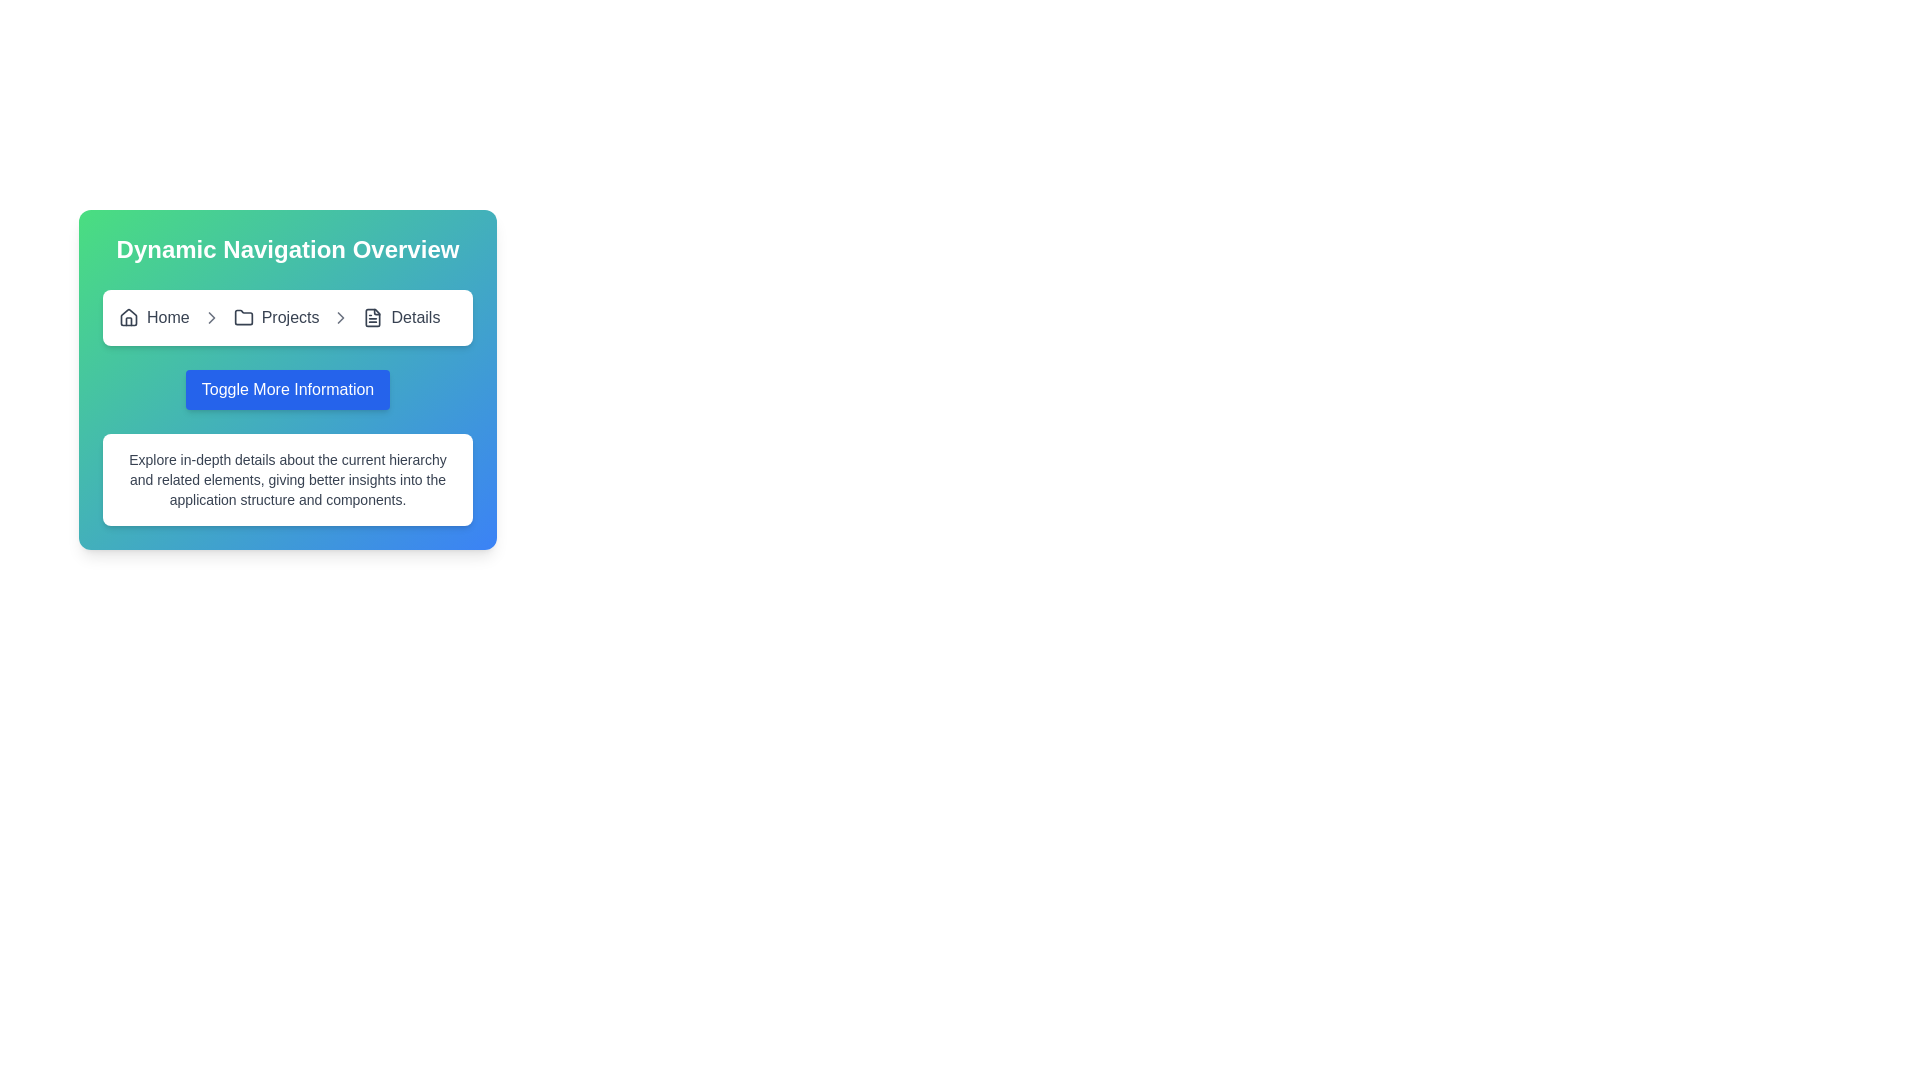  Describe the element at coordinates (128, 316) in the screenshot. I see `the 'Home' icon in the breadcrumb navigation` at that location.